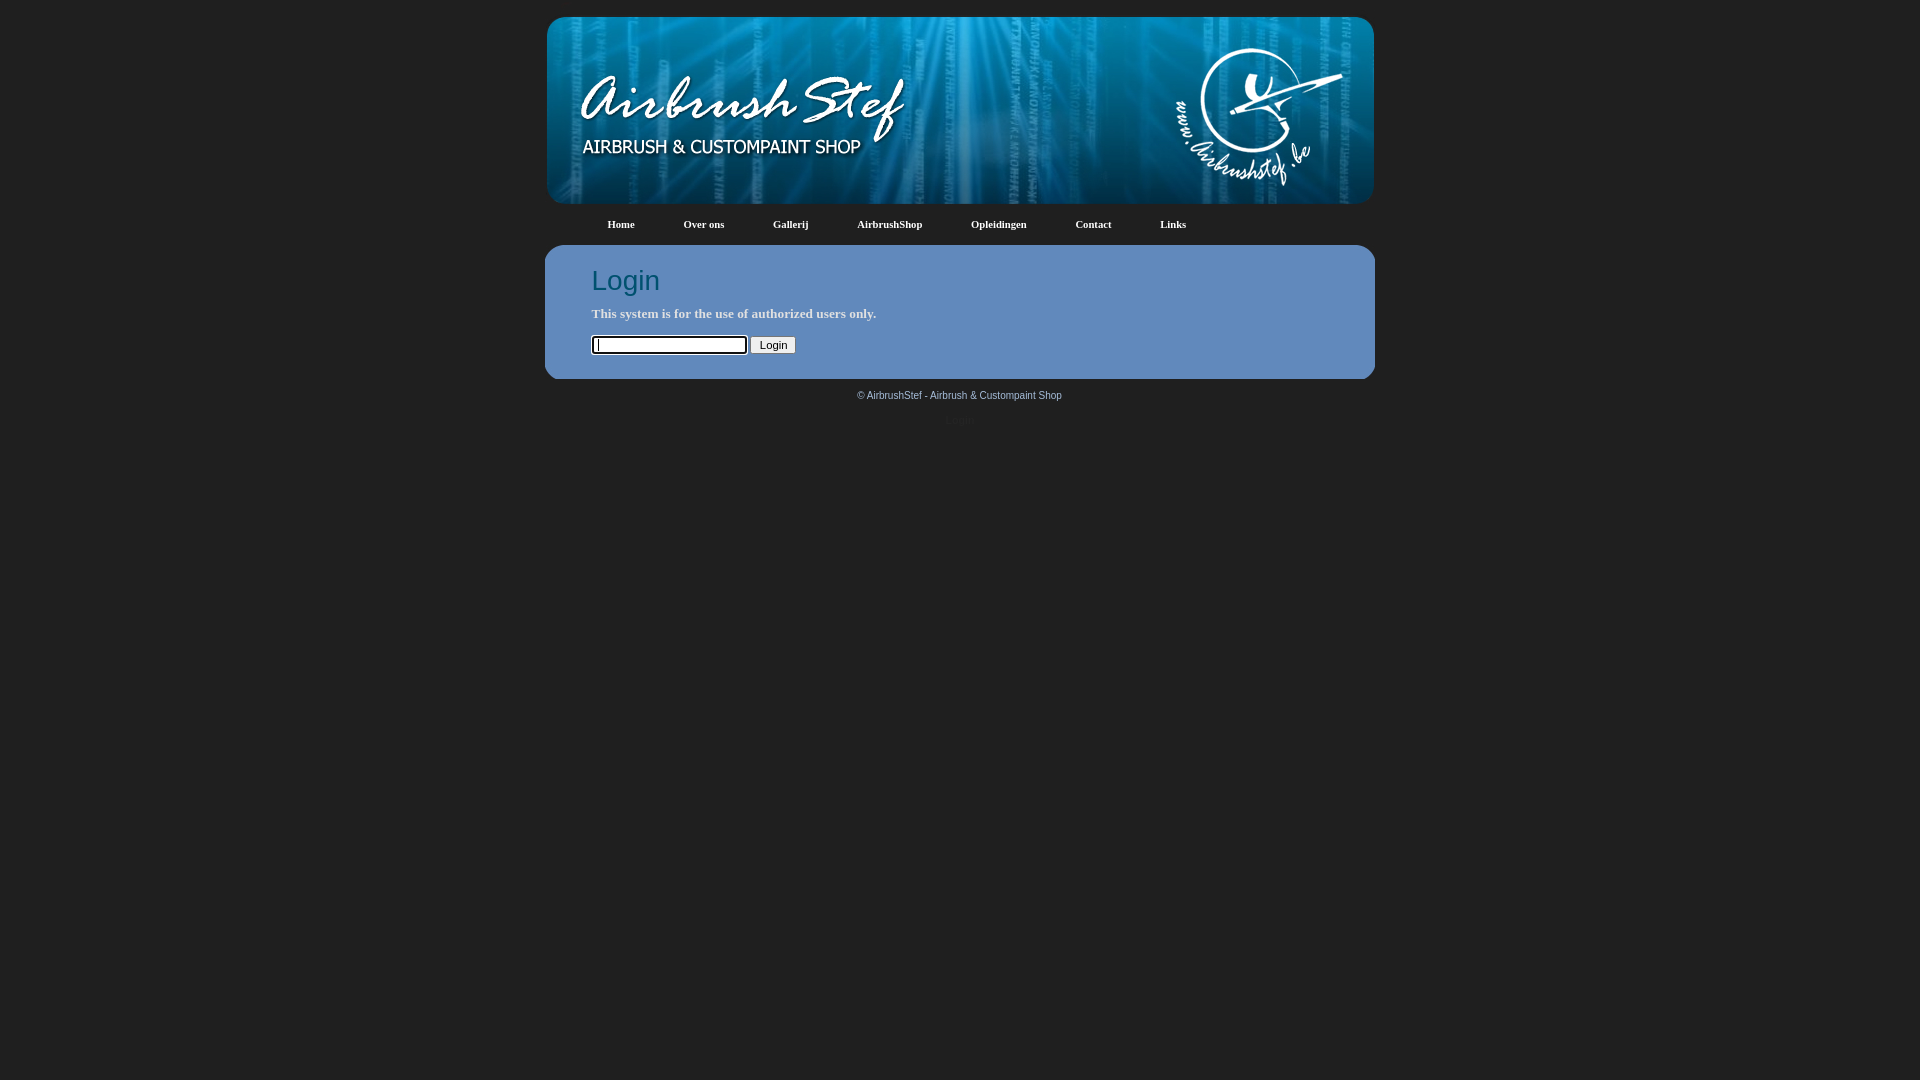 The height and width of the screenshot is (1080, 1920). I want to click on 'AirbrushShop', so click(888, 224).